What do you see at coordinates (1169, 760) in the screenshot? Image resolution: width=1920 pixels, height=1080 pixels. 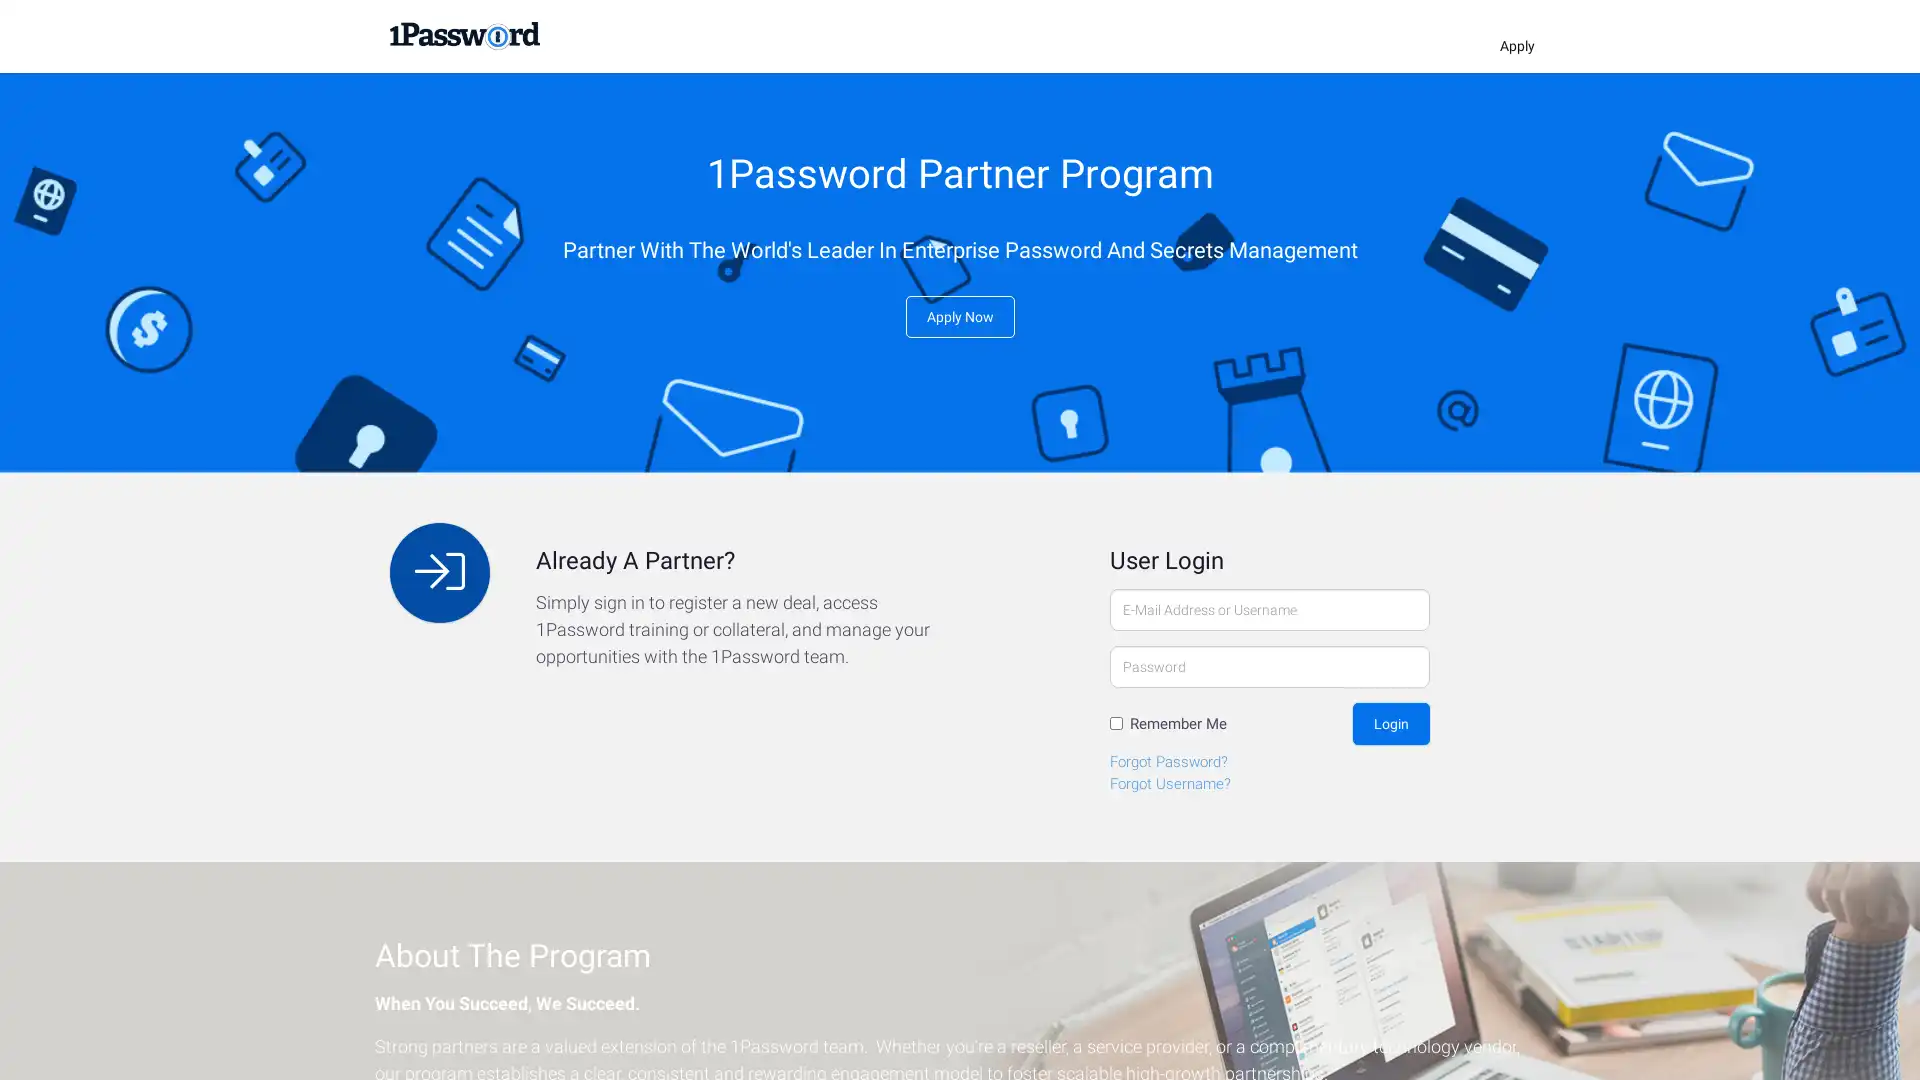 I see `Forgot Password?` at bounding box center [1169, 760].